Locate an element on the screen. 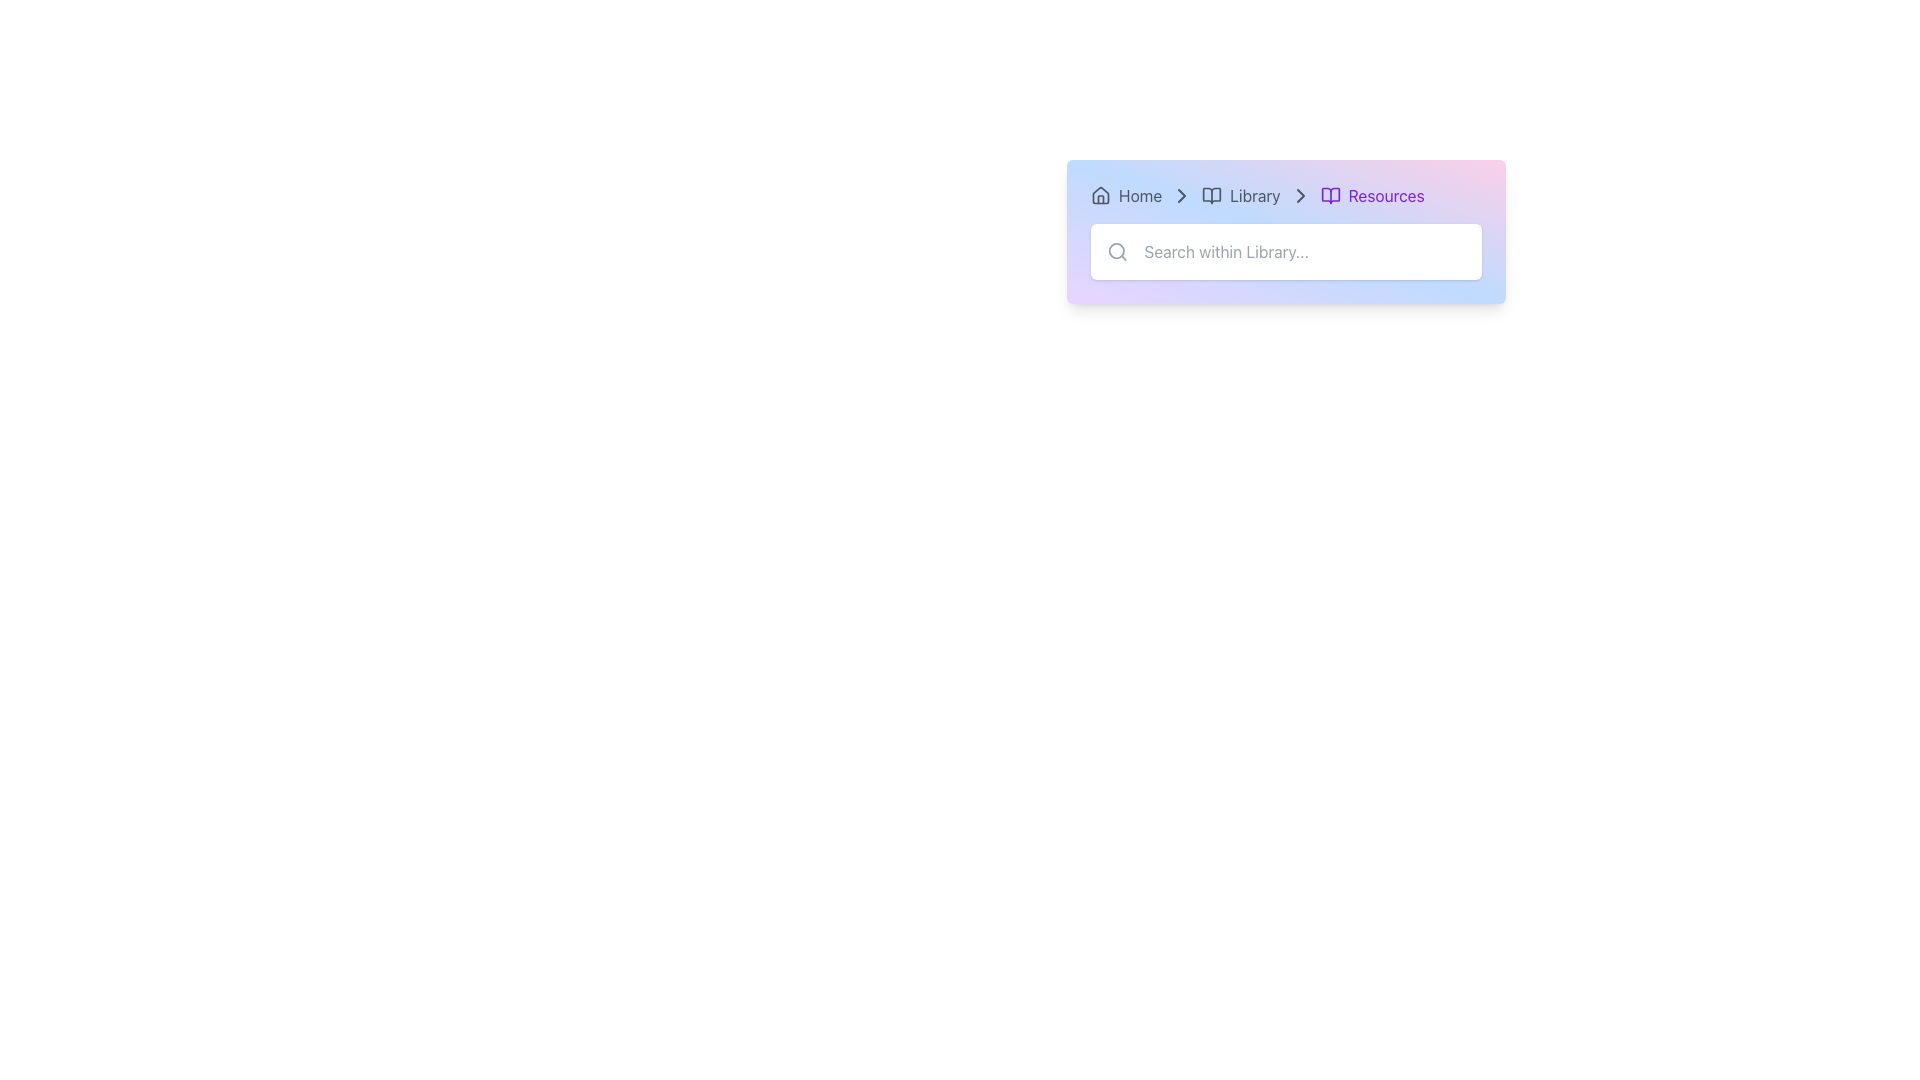 This screenshot has width=1920, height=1080. the search icon located on the left side of the search bar, which visually indicates the search functionality adjacent to the placeholder text 'Search within Library...' is located at coordinates (1116, 250).